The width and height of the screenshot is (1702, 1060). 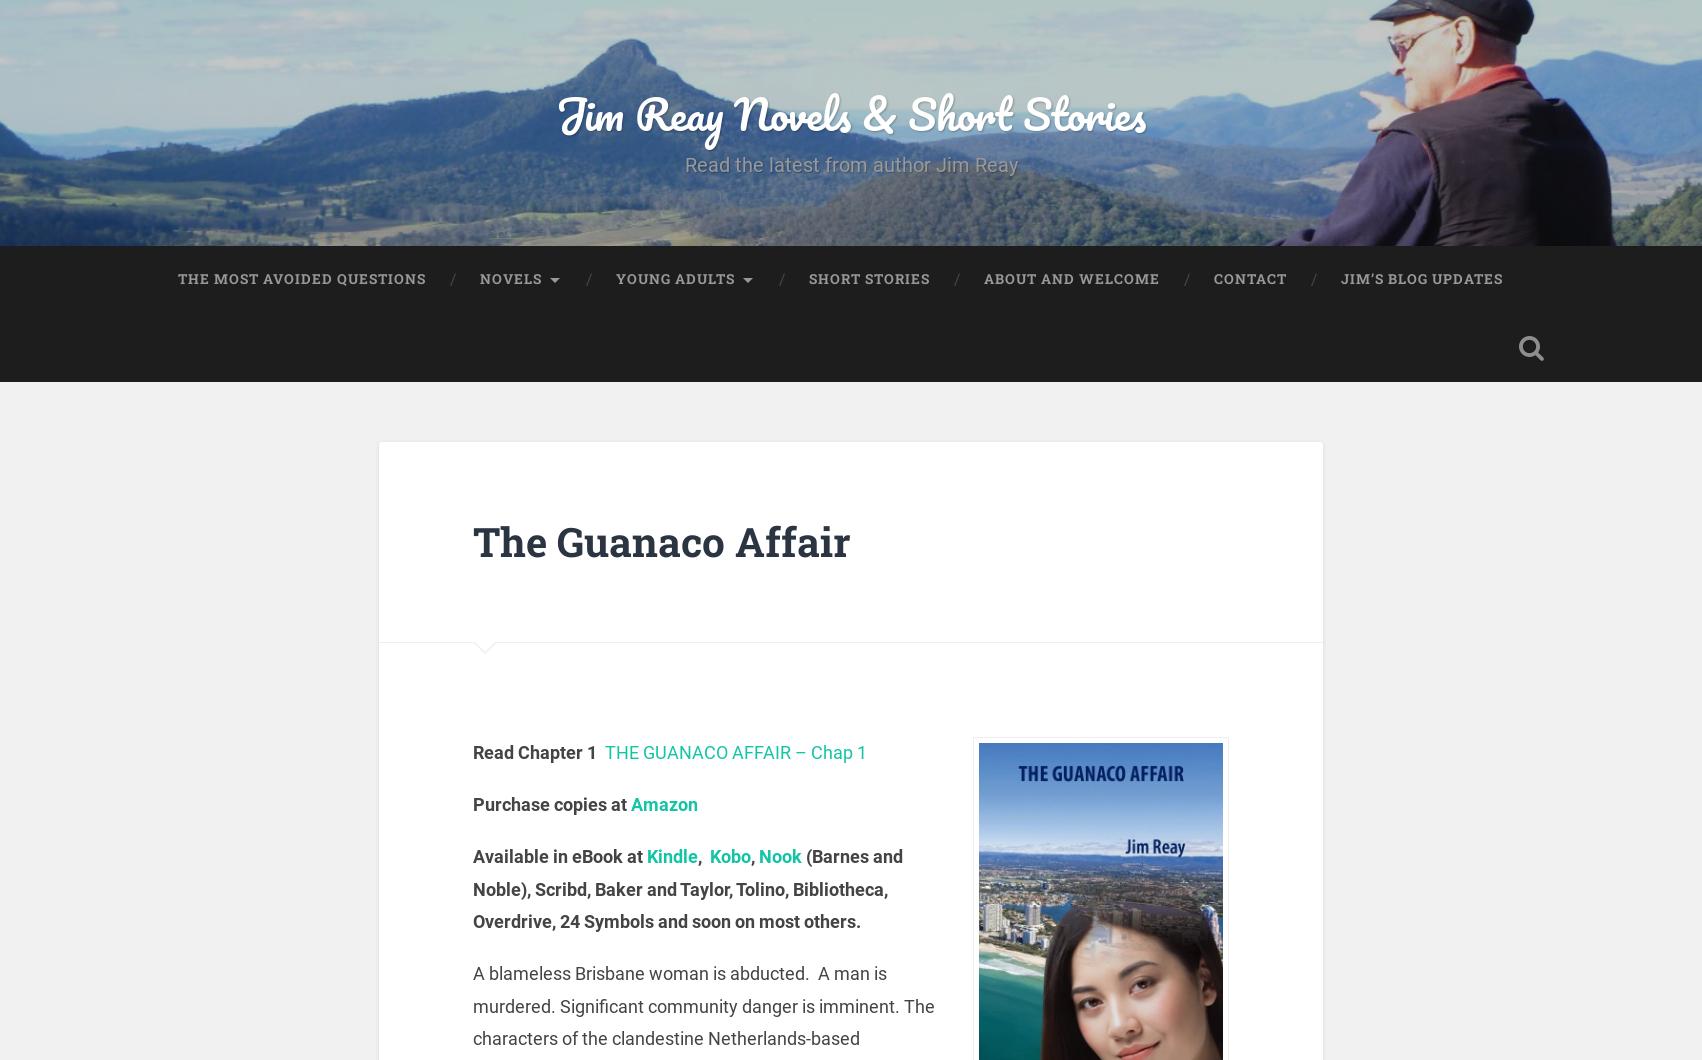 What do you see at coordinates (646, 856) in the screenshot?
I see `'Kindle'` at bounding box center [646, 856].